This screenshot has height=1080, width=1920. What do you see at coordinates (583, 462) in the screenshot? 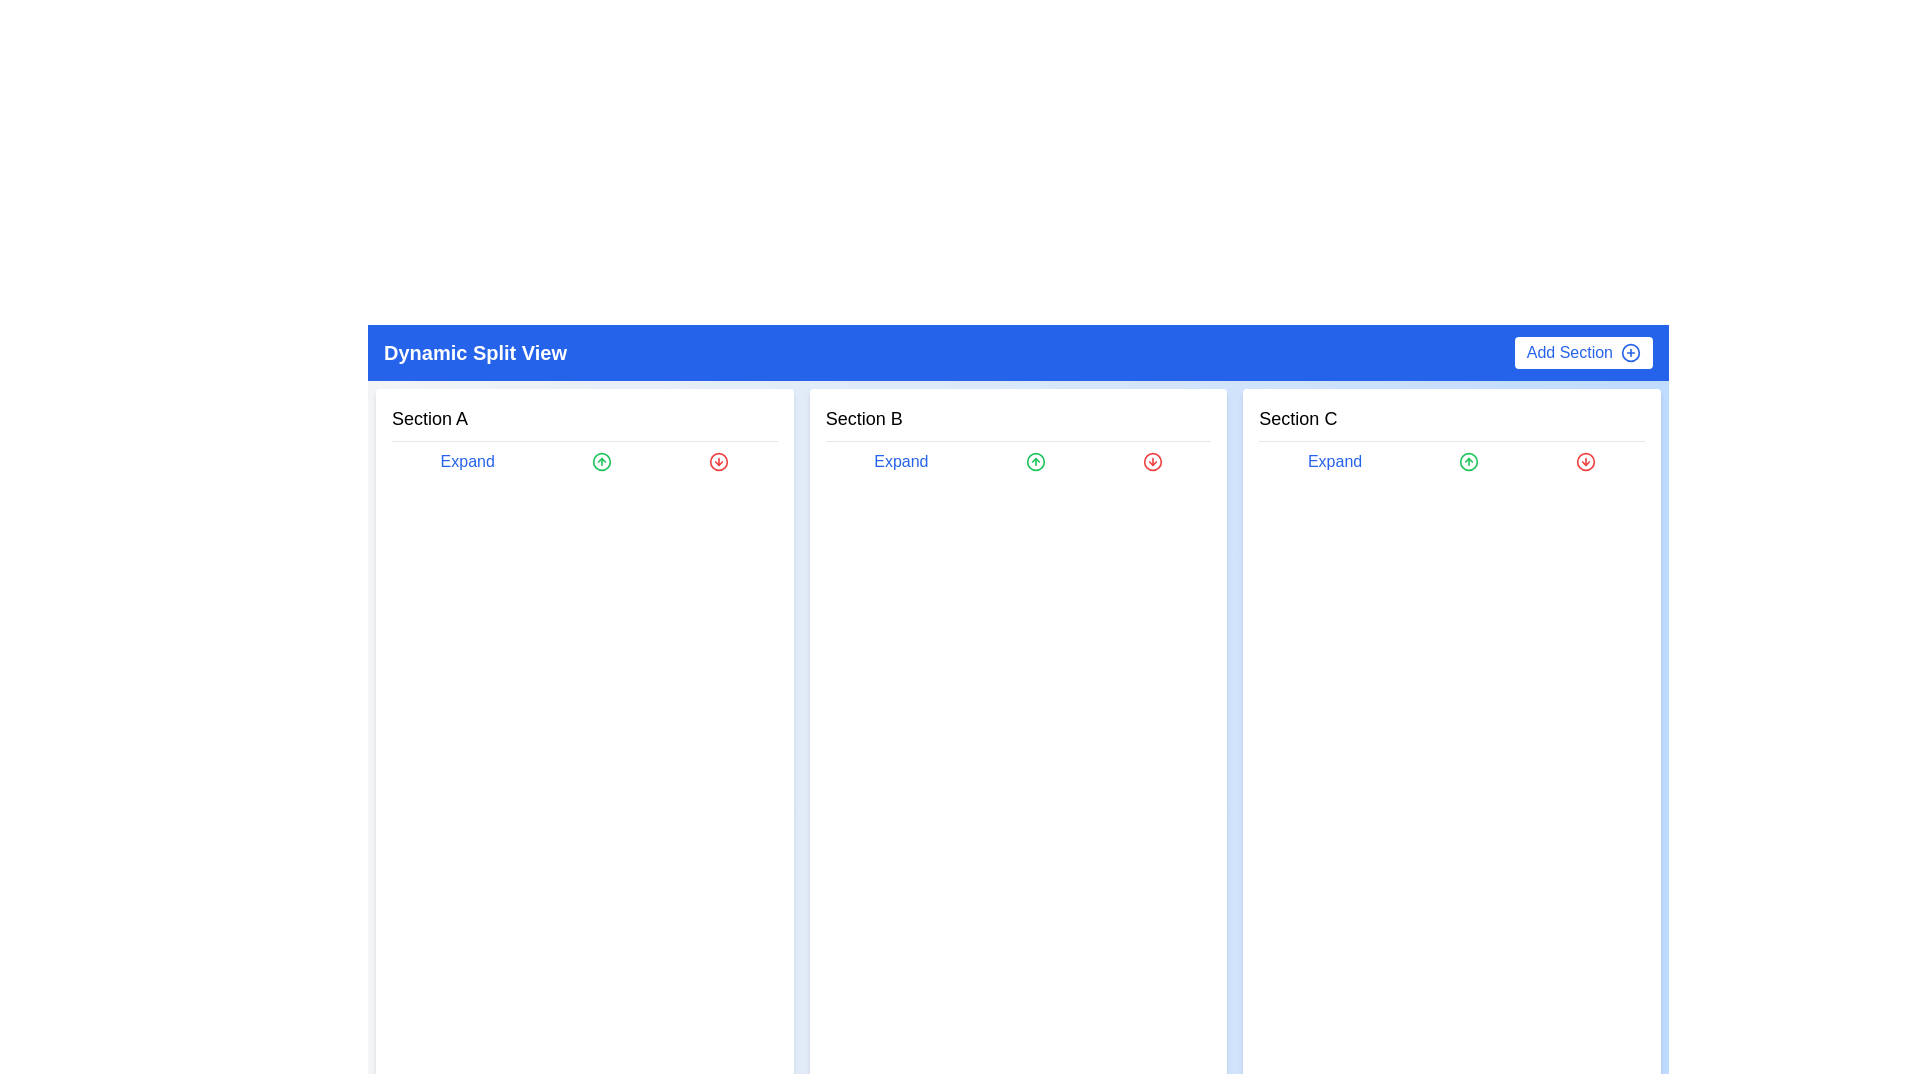
I see `the upward green arrow icon on the right side of the composite component containing interactive text and icons, located under the 'Section A' heading in the first panel of the dynamic split view interface` at bounding box center [583, 462].